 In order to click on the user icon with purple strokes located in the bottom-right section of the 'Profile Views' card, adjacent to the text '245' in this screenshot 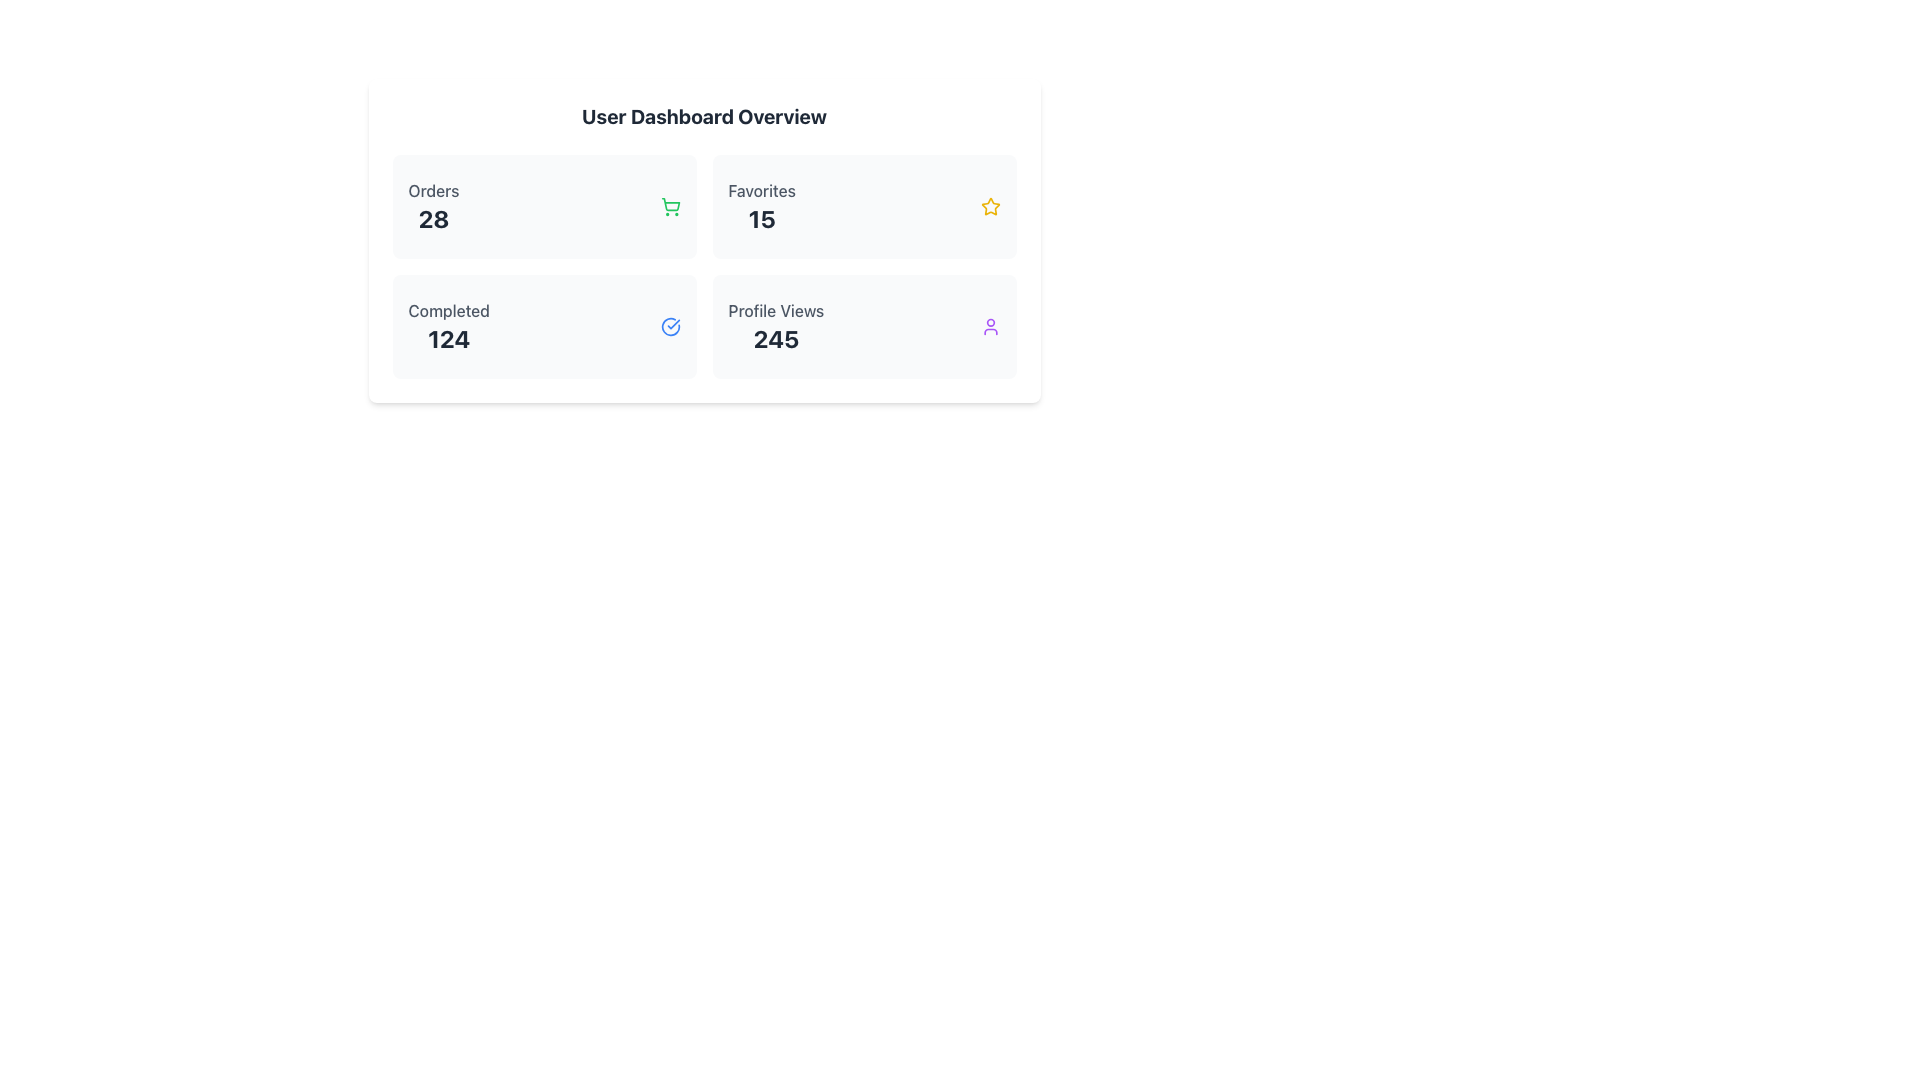, I will do `click(990, 326)`.